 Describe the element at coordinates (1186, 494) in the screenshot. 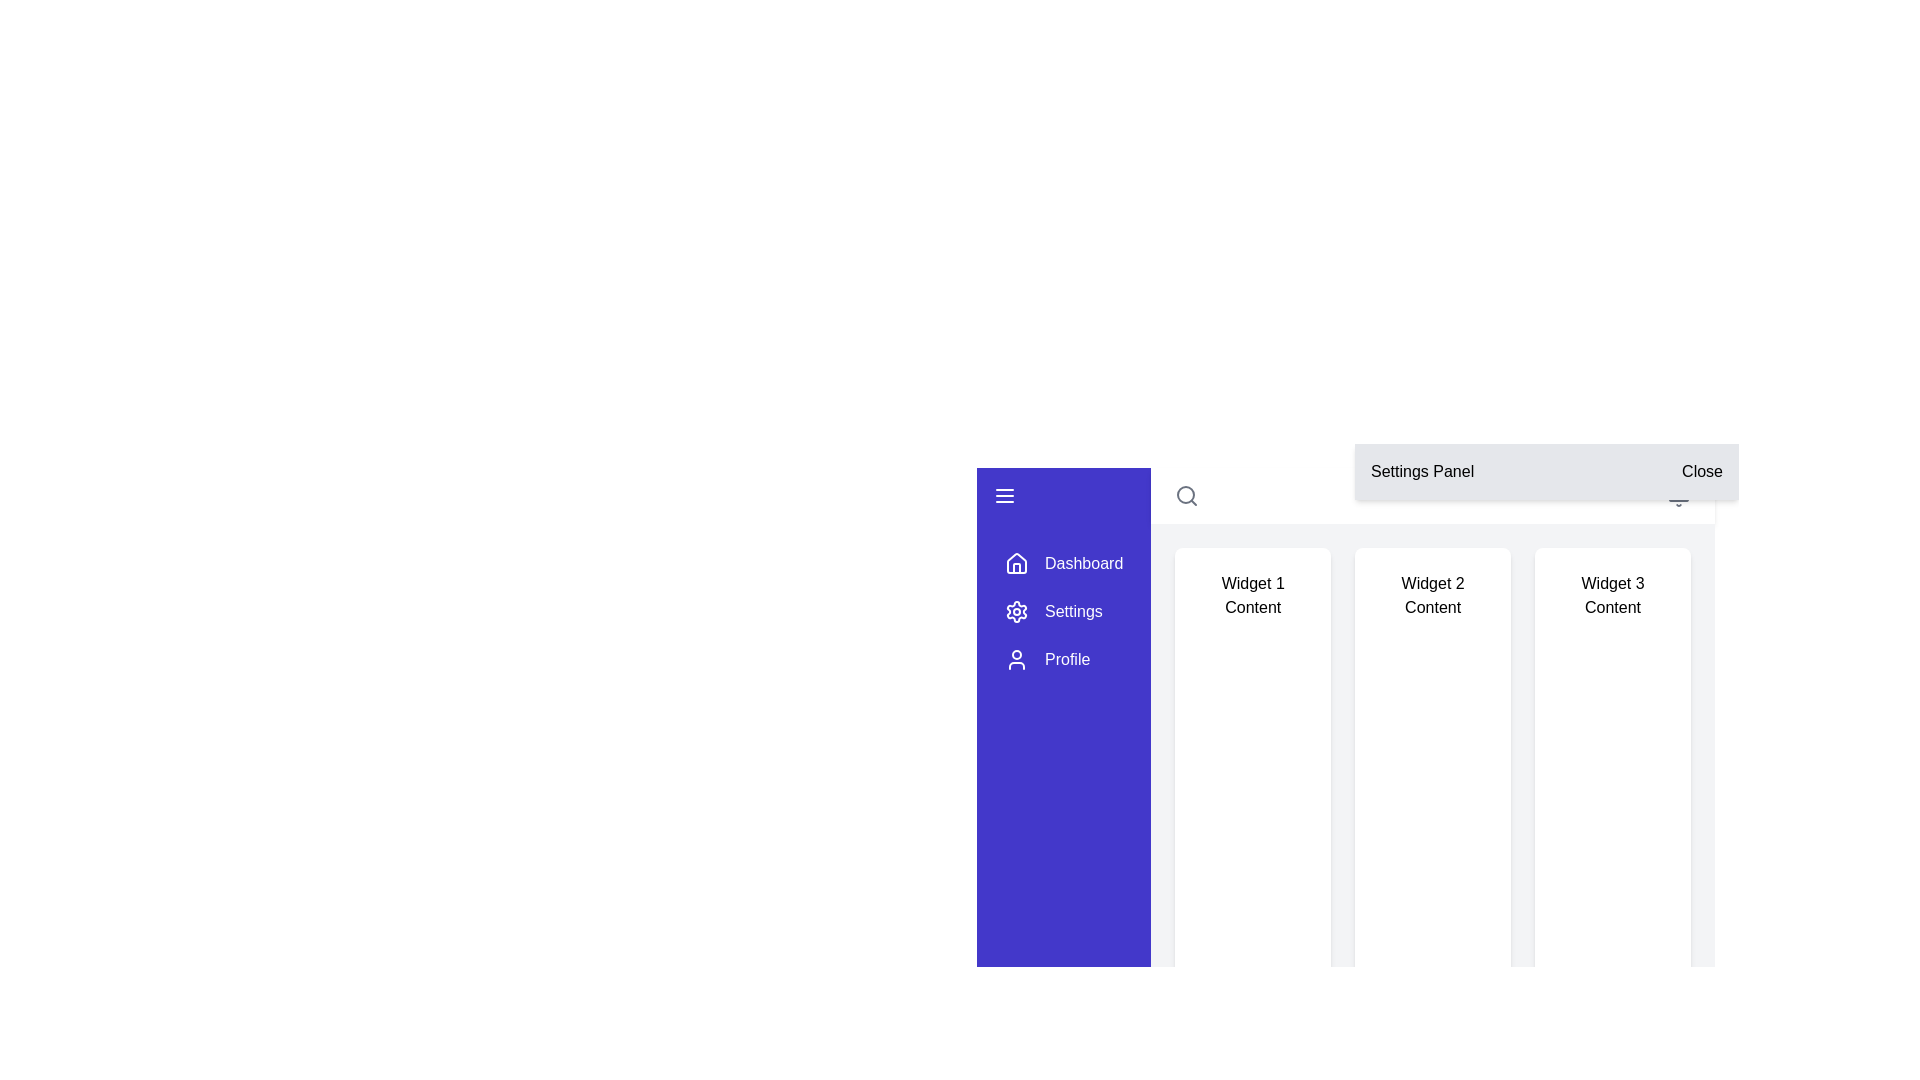

I see `circular graphical icon representing a part of the search icon, located in the upper right portion of the interface` at that location.